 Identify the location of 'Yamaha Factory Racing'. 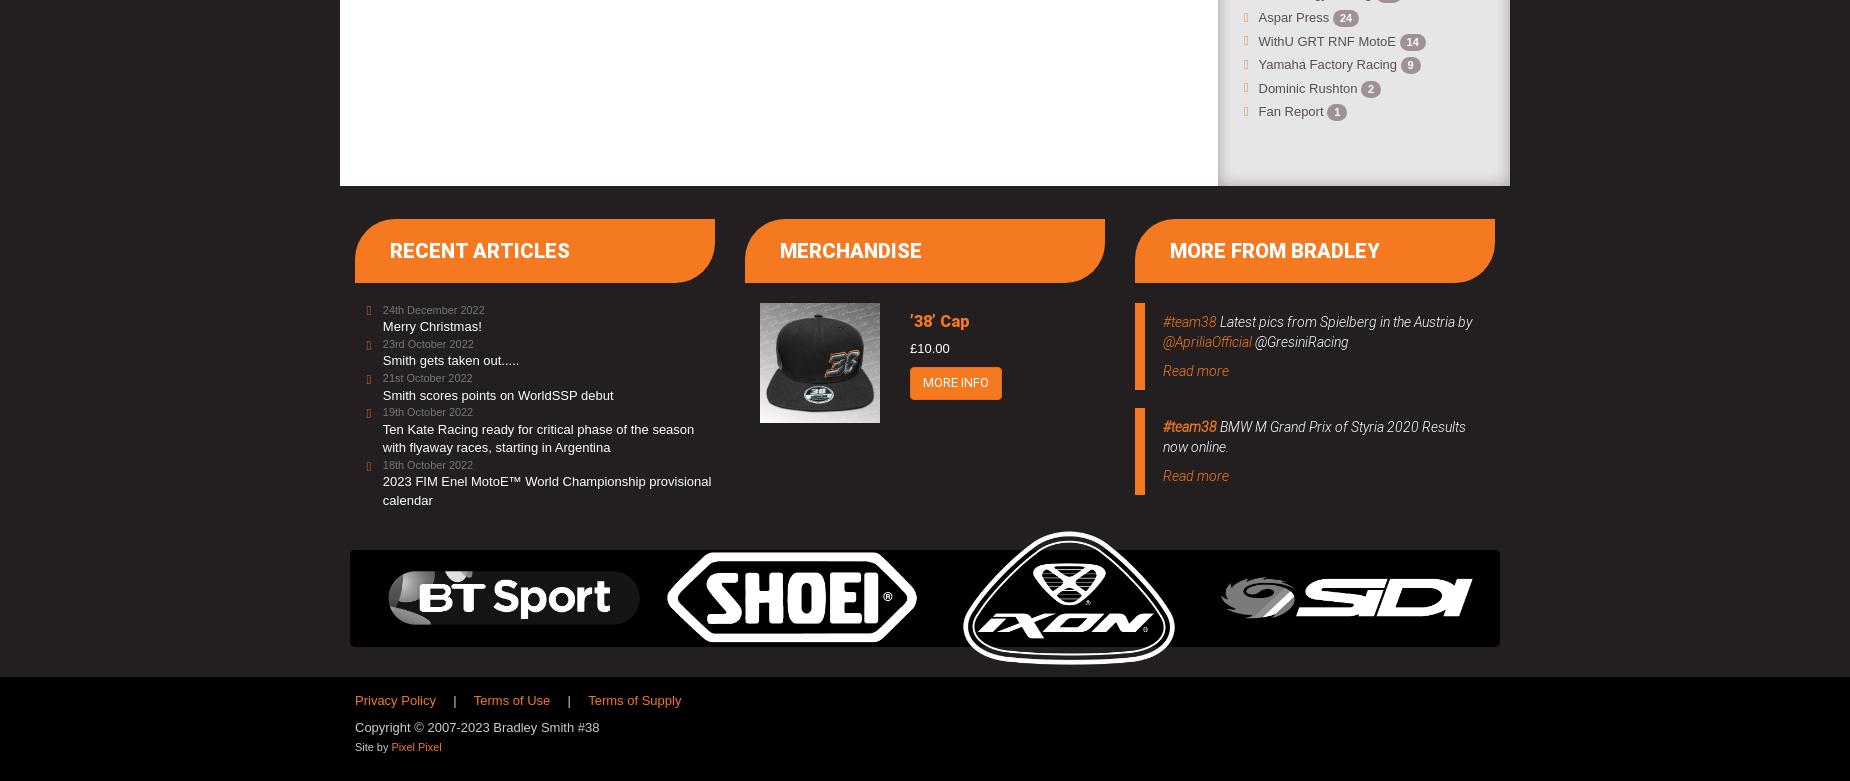
(1257, 64).